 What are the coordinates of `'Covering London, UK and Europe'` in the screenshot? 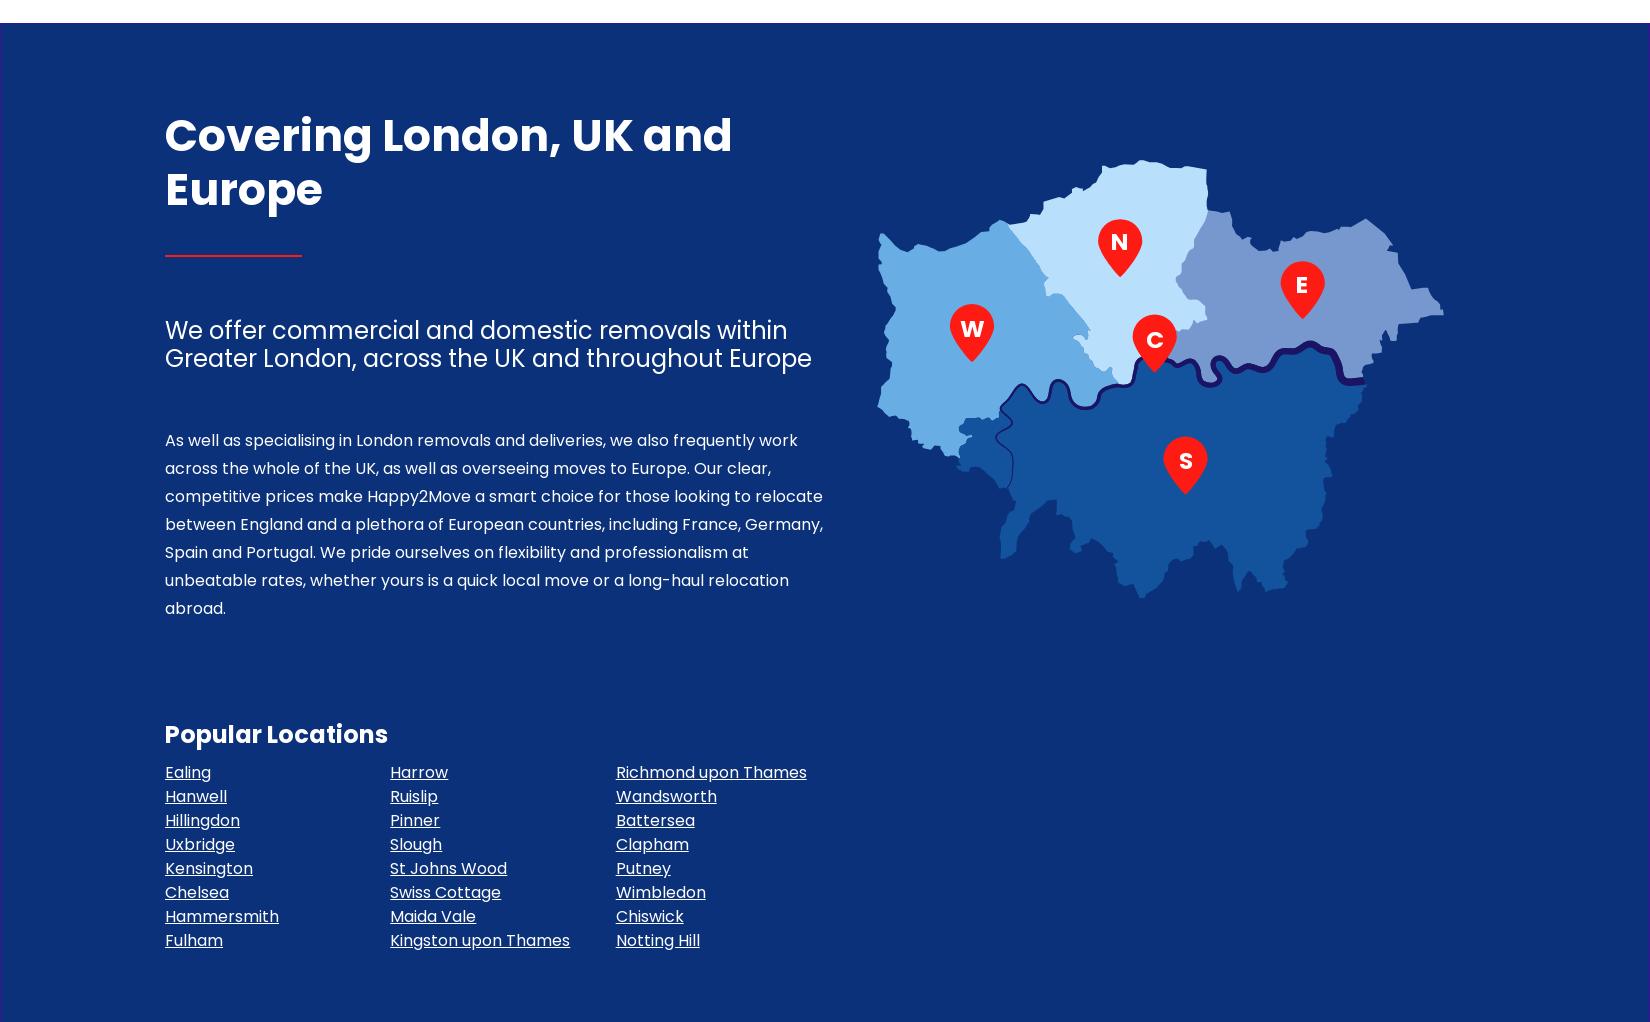 It's located at (447, 160).